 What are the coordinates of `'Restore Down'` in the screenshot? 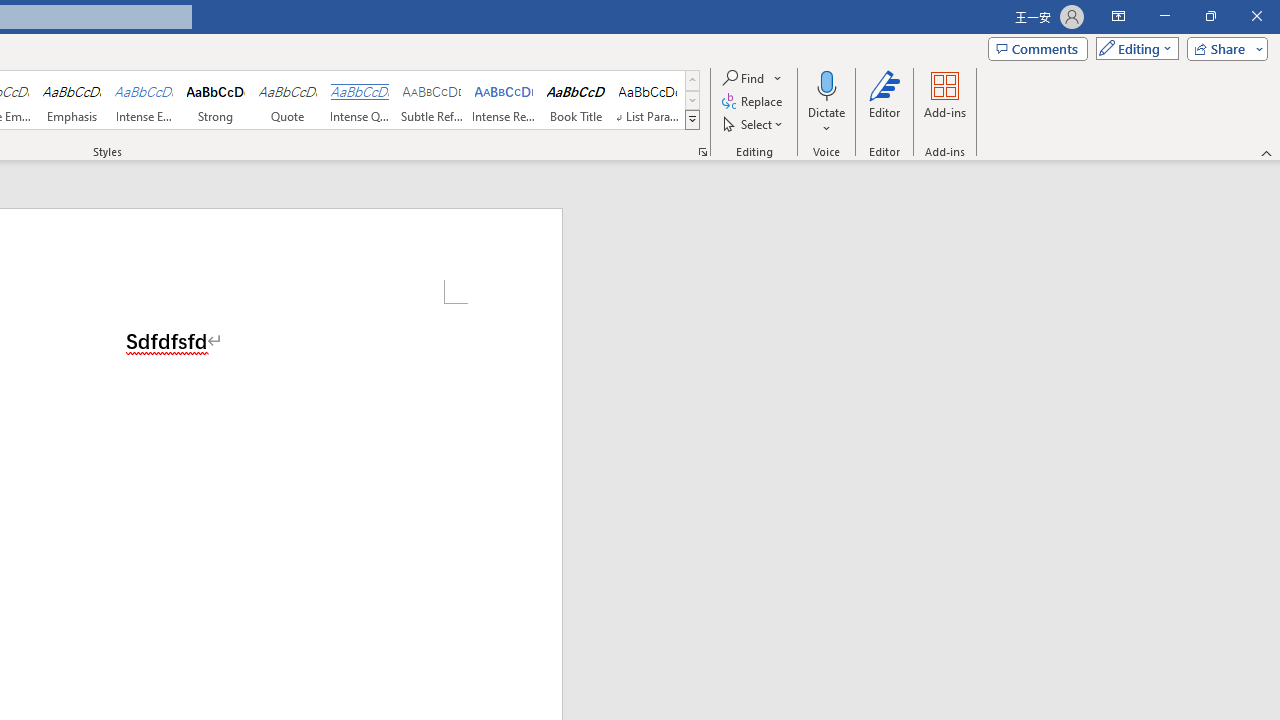 It's located at (1209, 16).